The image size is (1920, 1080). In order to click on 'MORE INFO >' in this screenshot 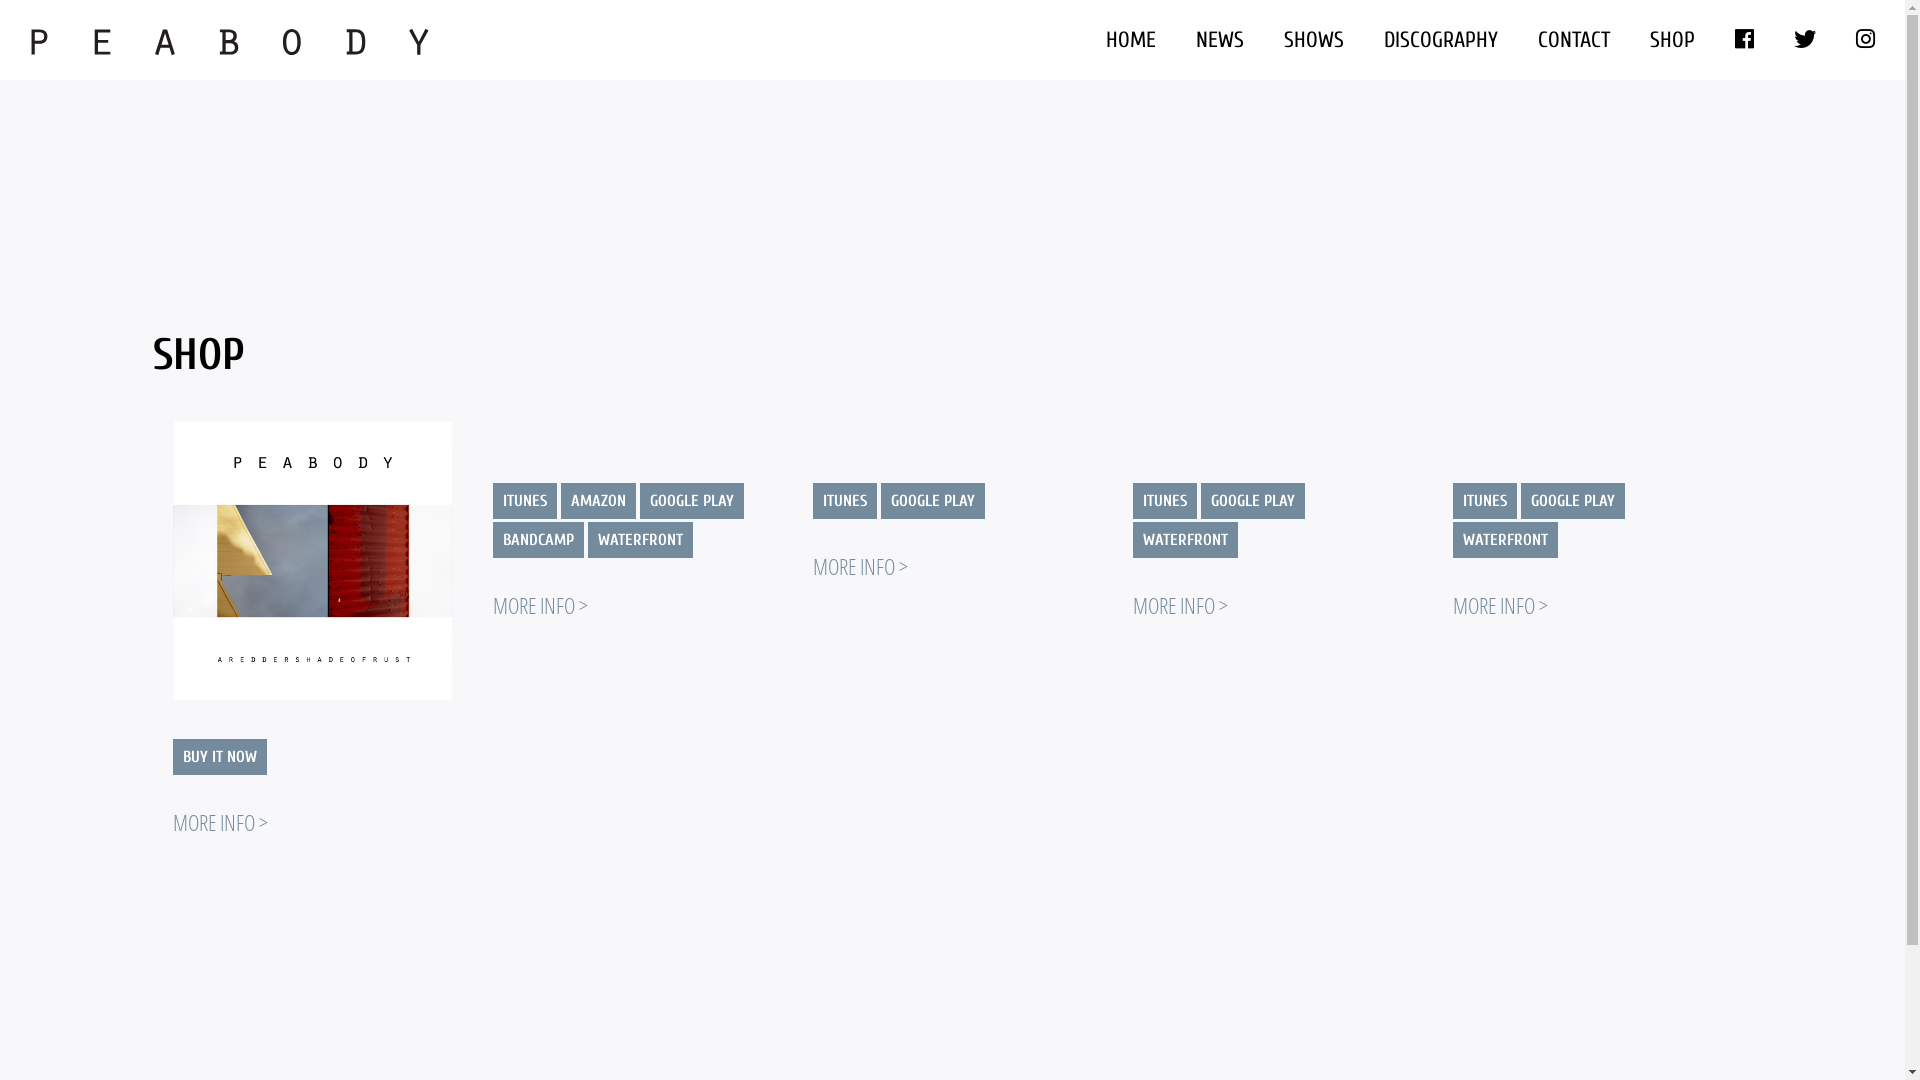, I will do `click(1179, 604)`.